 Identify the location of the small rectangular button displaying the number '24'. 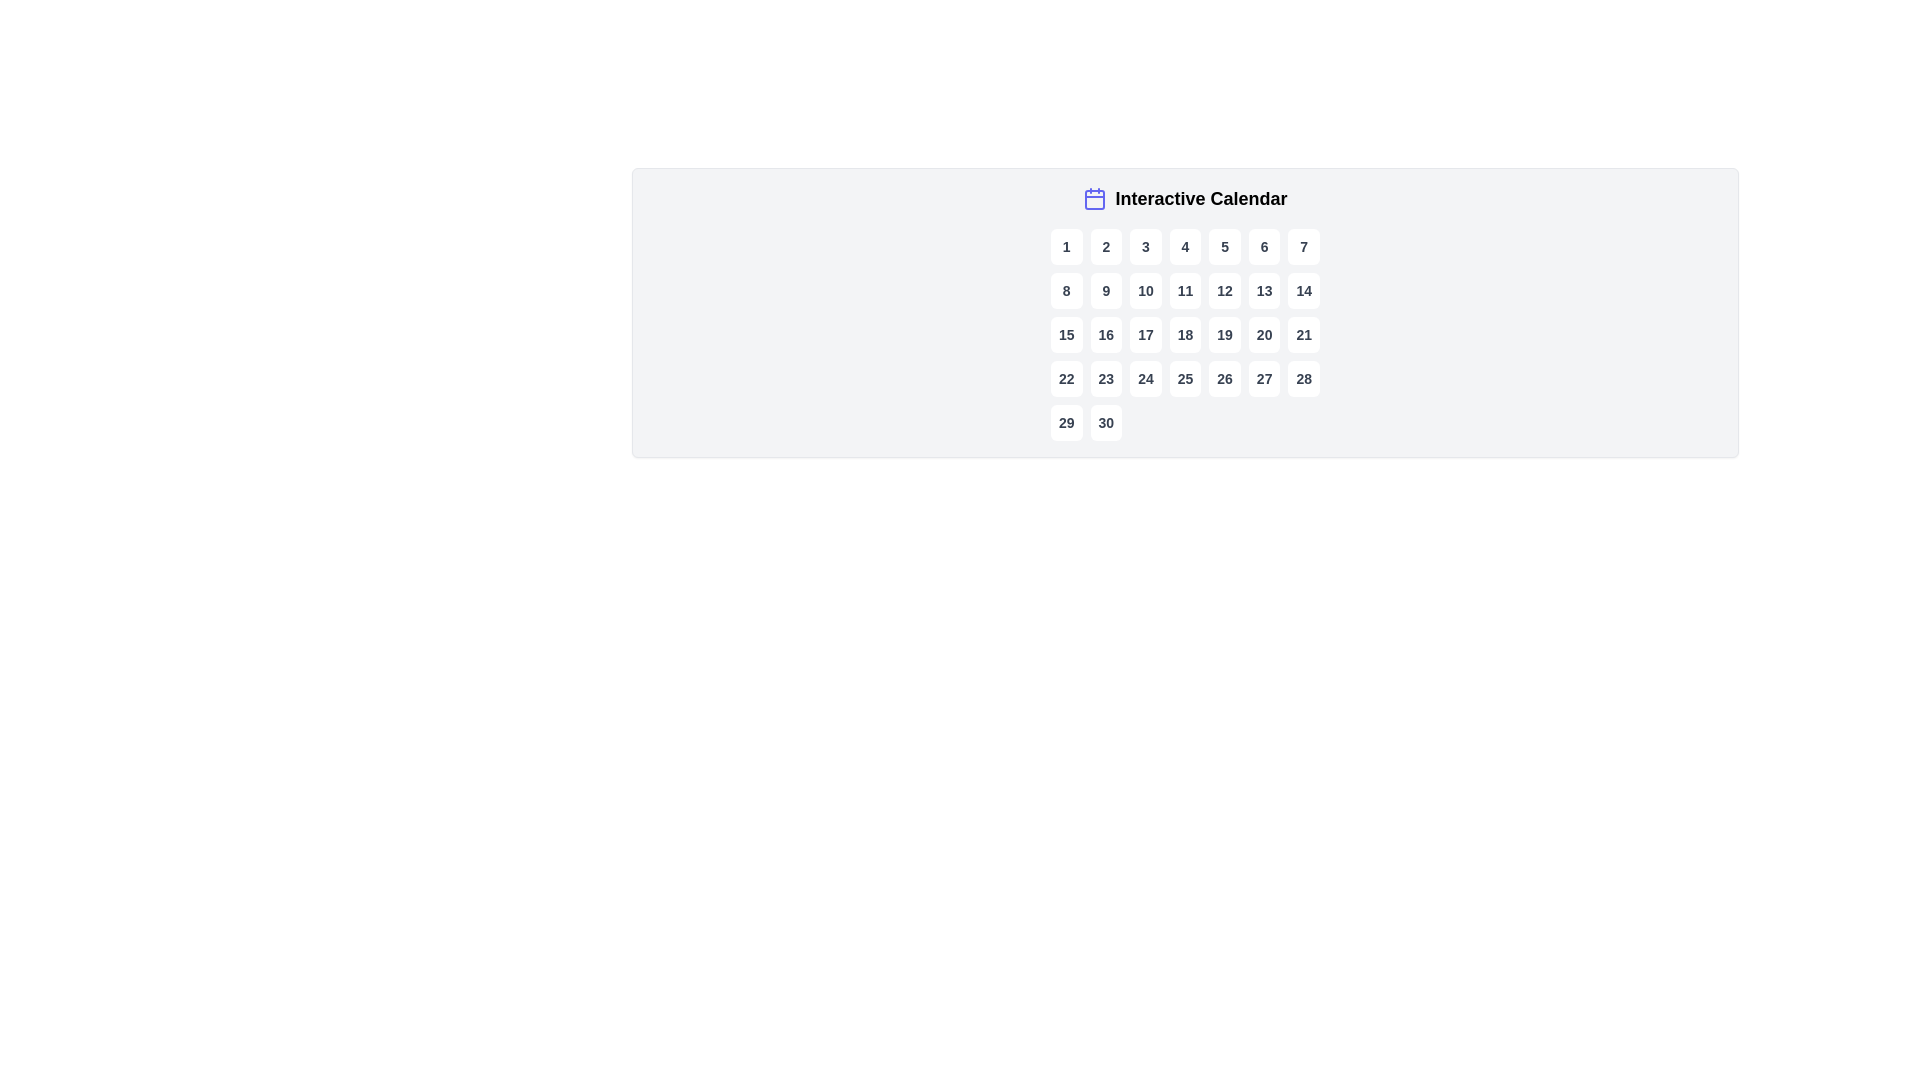
(1145, 378).